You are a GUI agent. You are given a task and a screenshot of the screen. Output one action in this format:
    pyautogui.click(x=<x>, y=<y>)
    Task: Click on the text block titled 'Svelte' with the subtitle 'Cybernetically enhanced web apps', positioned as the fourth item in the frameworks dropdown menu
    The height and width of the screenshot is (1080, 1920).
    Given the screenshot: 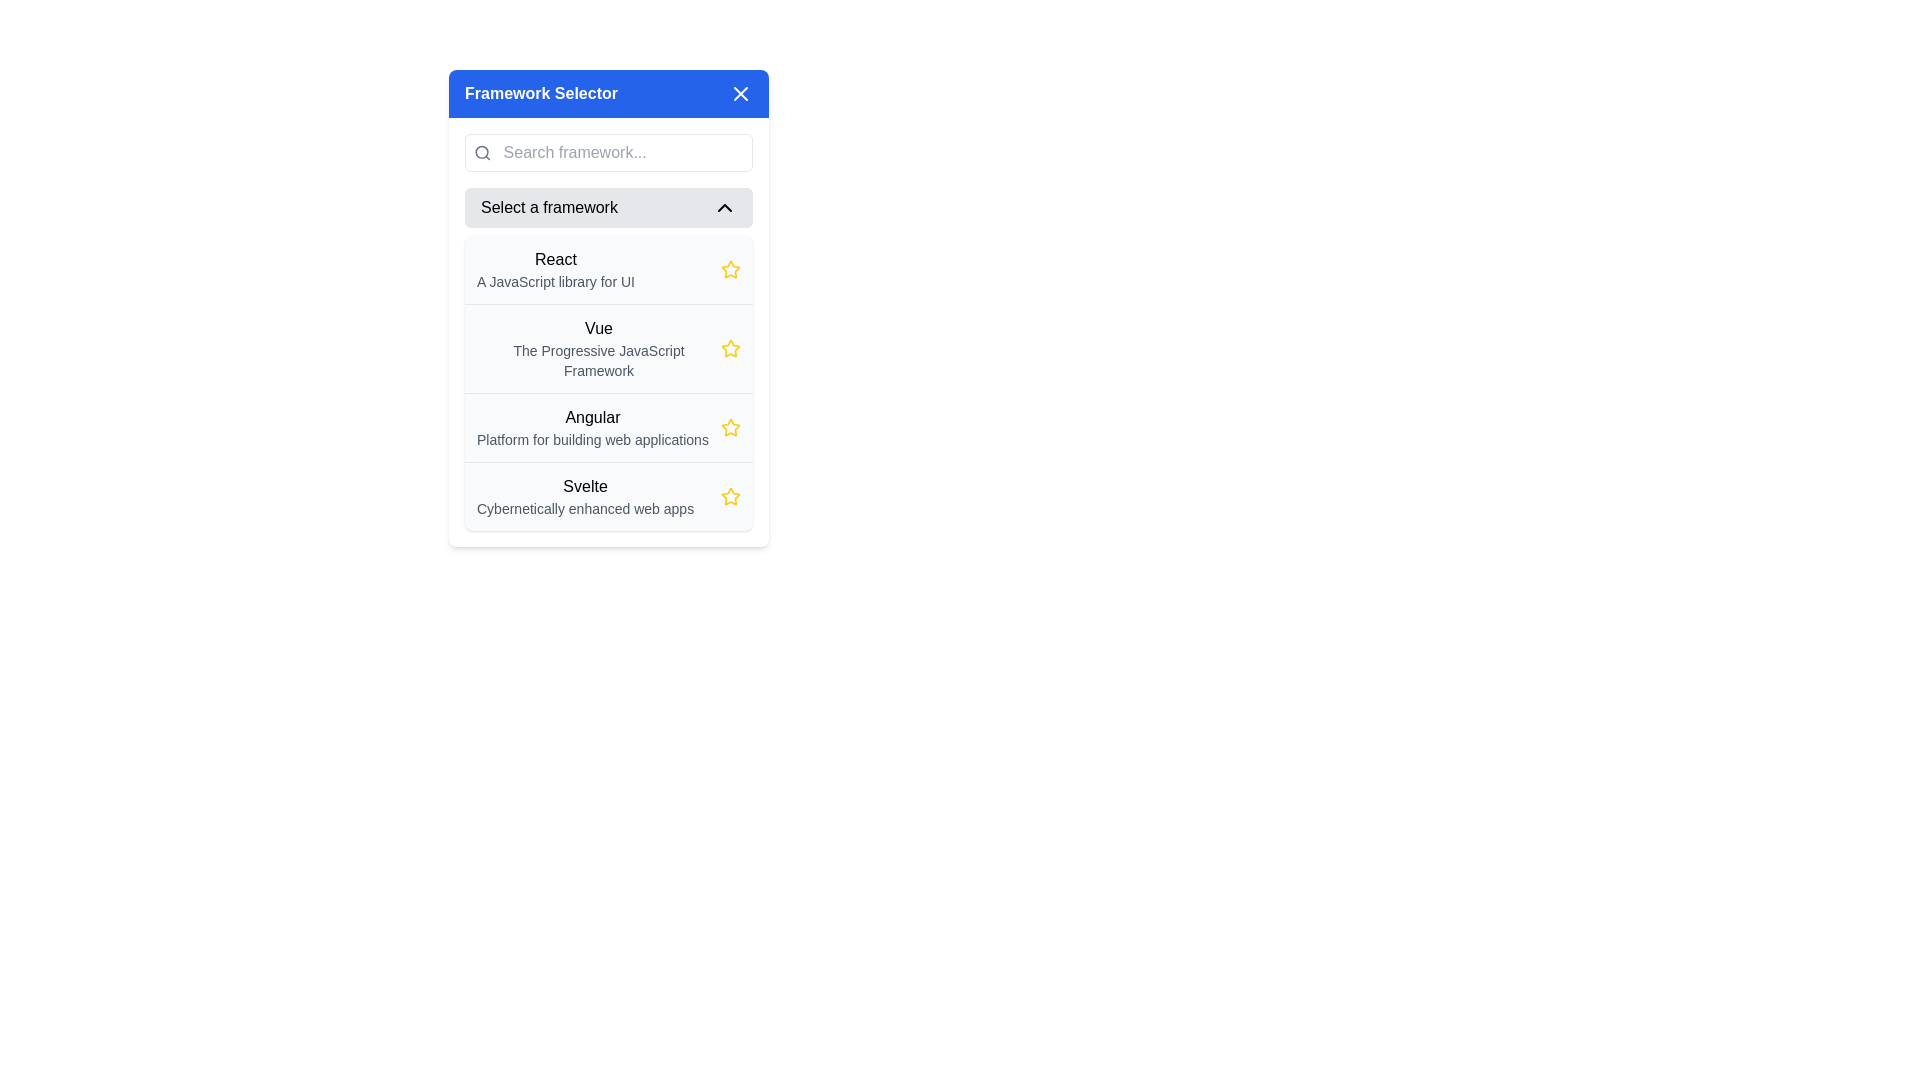 What is the action you would take?
    pyautogui.click(x=584, y=496)
    